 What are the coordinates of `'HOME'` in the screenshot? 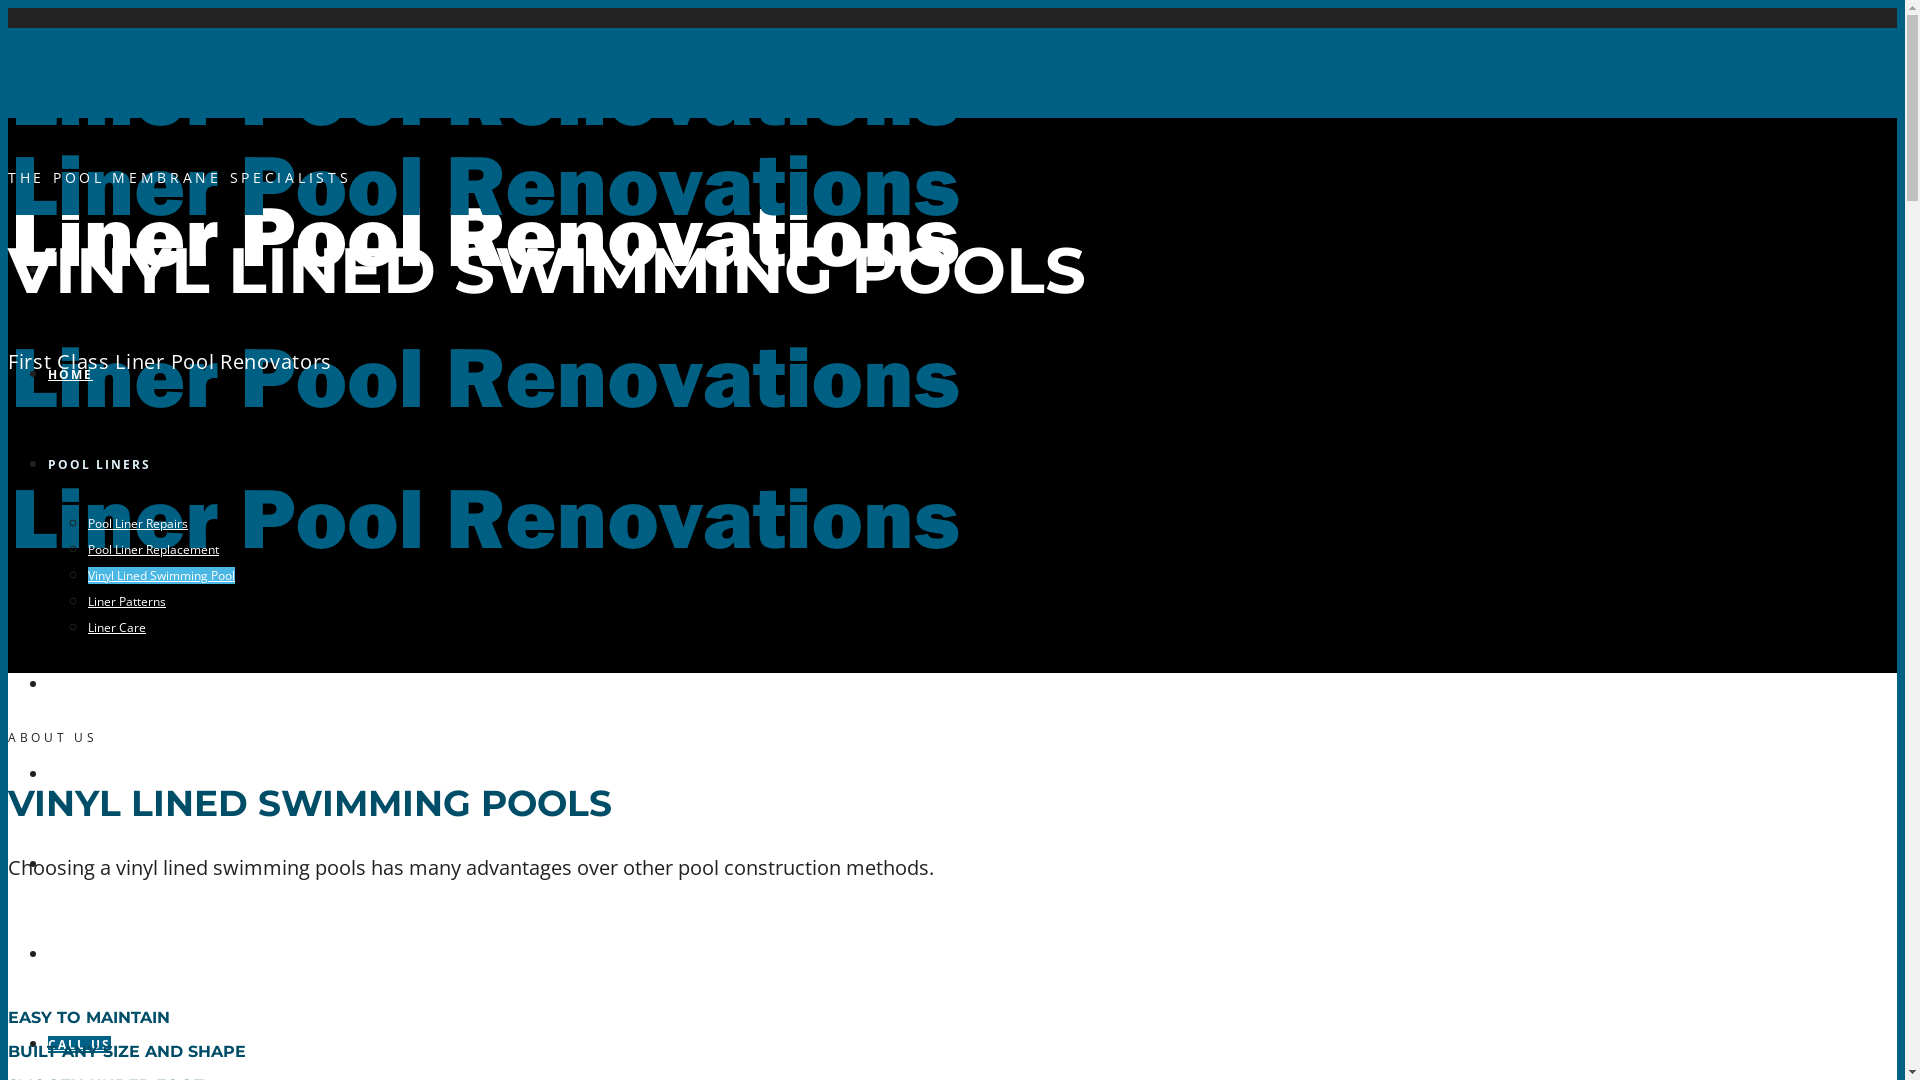 It's located at (70, 374).